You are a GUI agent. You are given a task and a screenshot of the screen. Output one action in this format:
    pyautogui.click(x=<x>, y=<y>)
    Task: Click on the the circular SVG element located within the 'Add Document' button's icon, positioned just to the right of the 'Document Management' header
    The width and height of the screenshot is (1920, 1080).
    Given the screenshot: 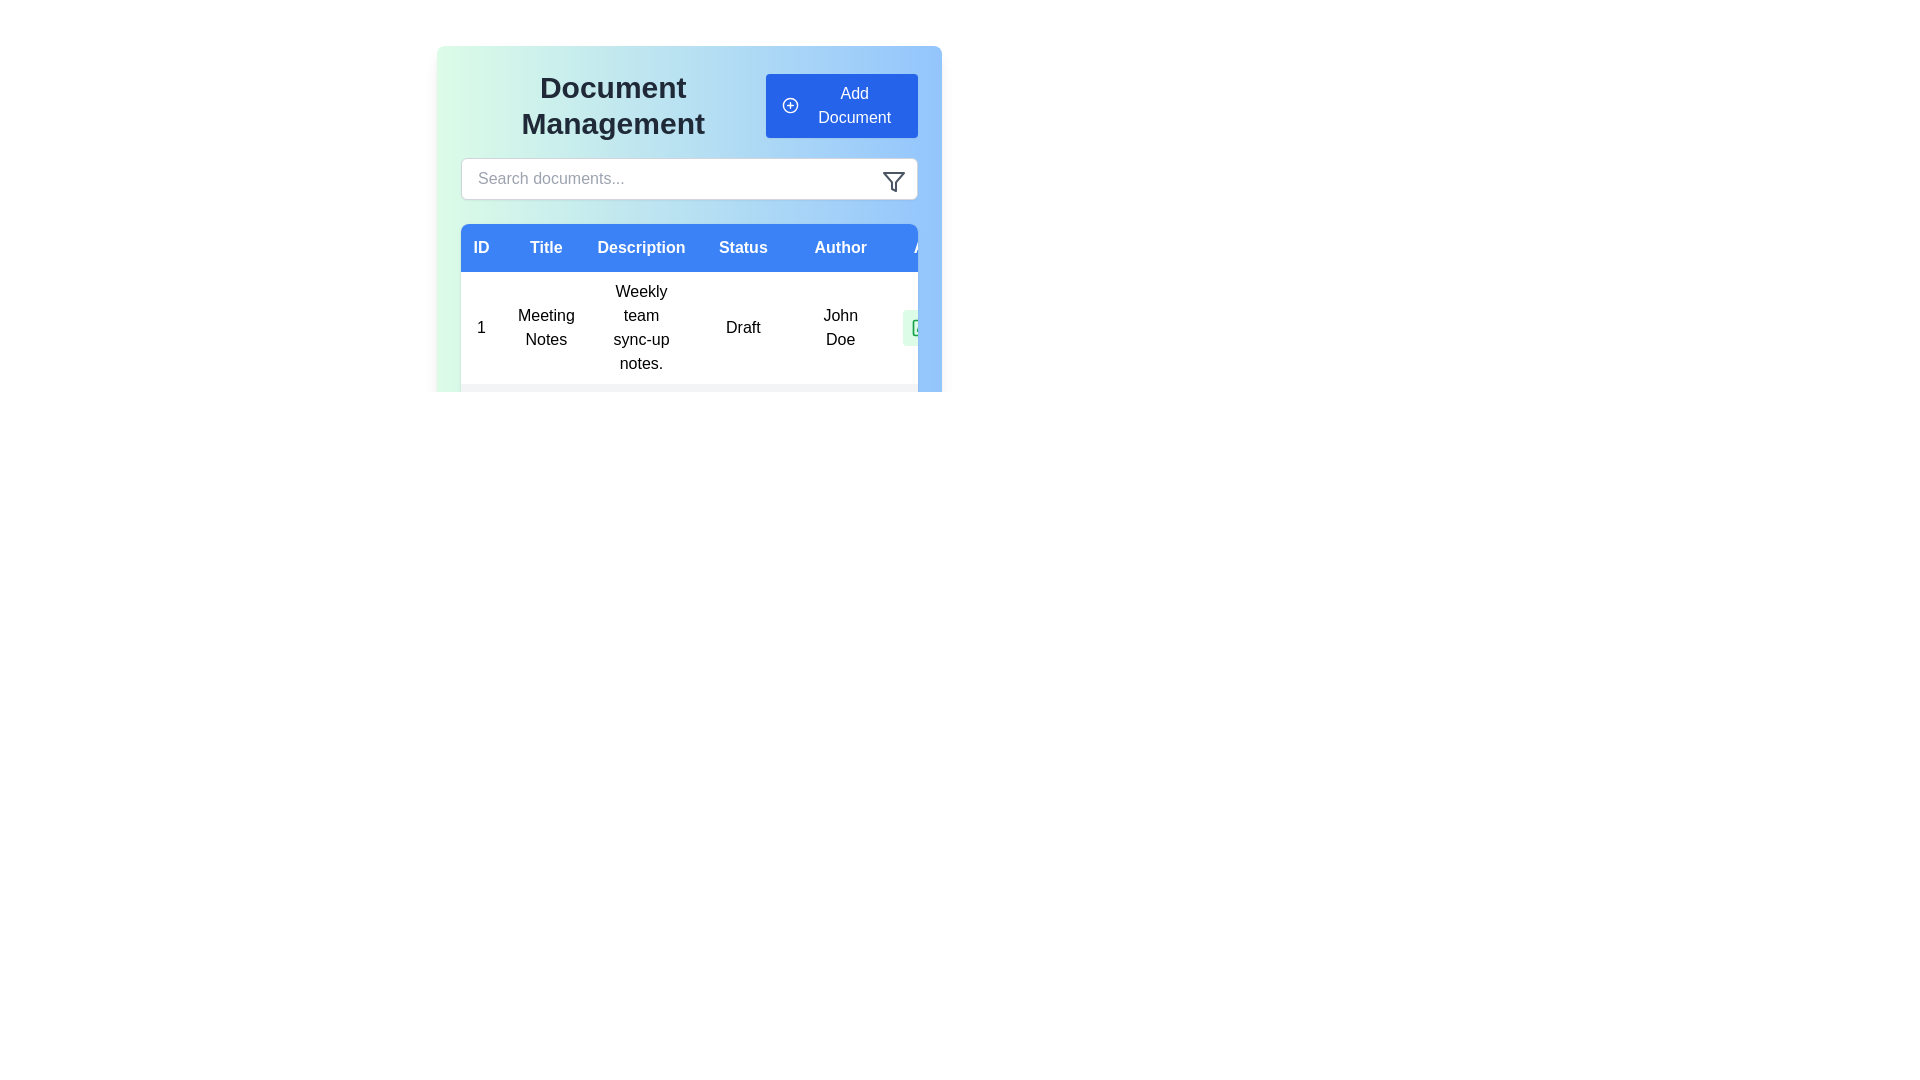 What is the action you would take?
    pyautogui.click(x=789, y=105)
    